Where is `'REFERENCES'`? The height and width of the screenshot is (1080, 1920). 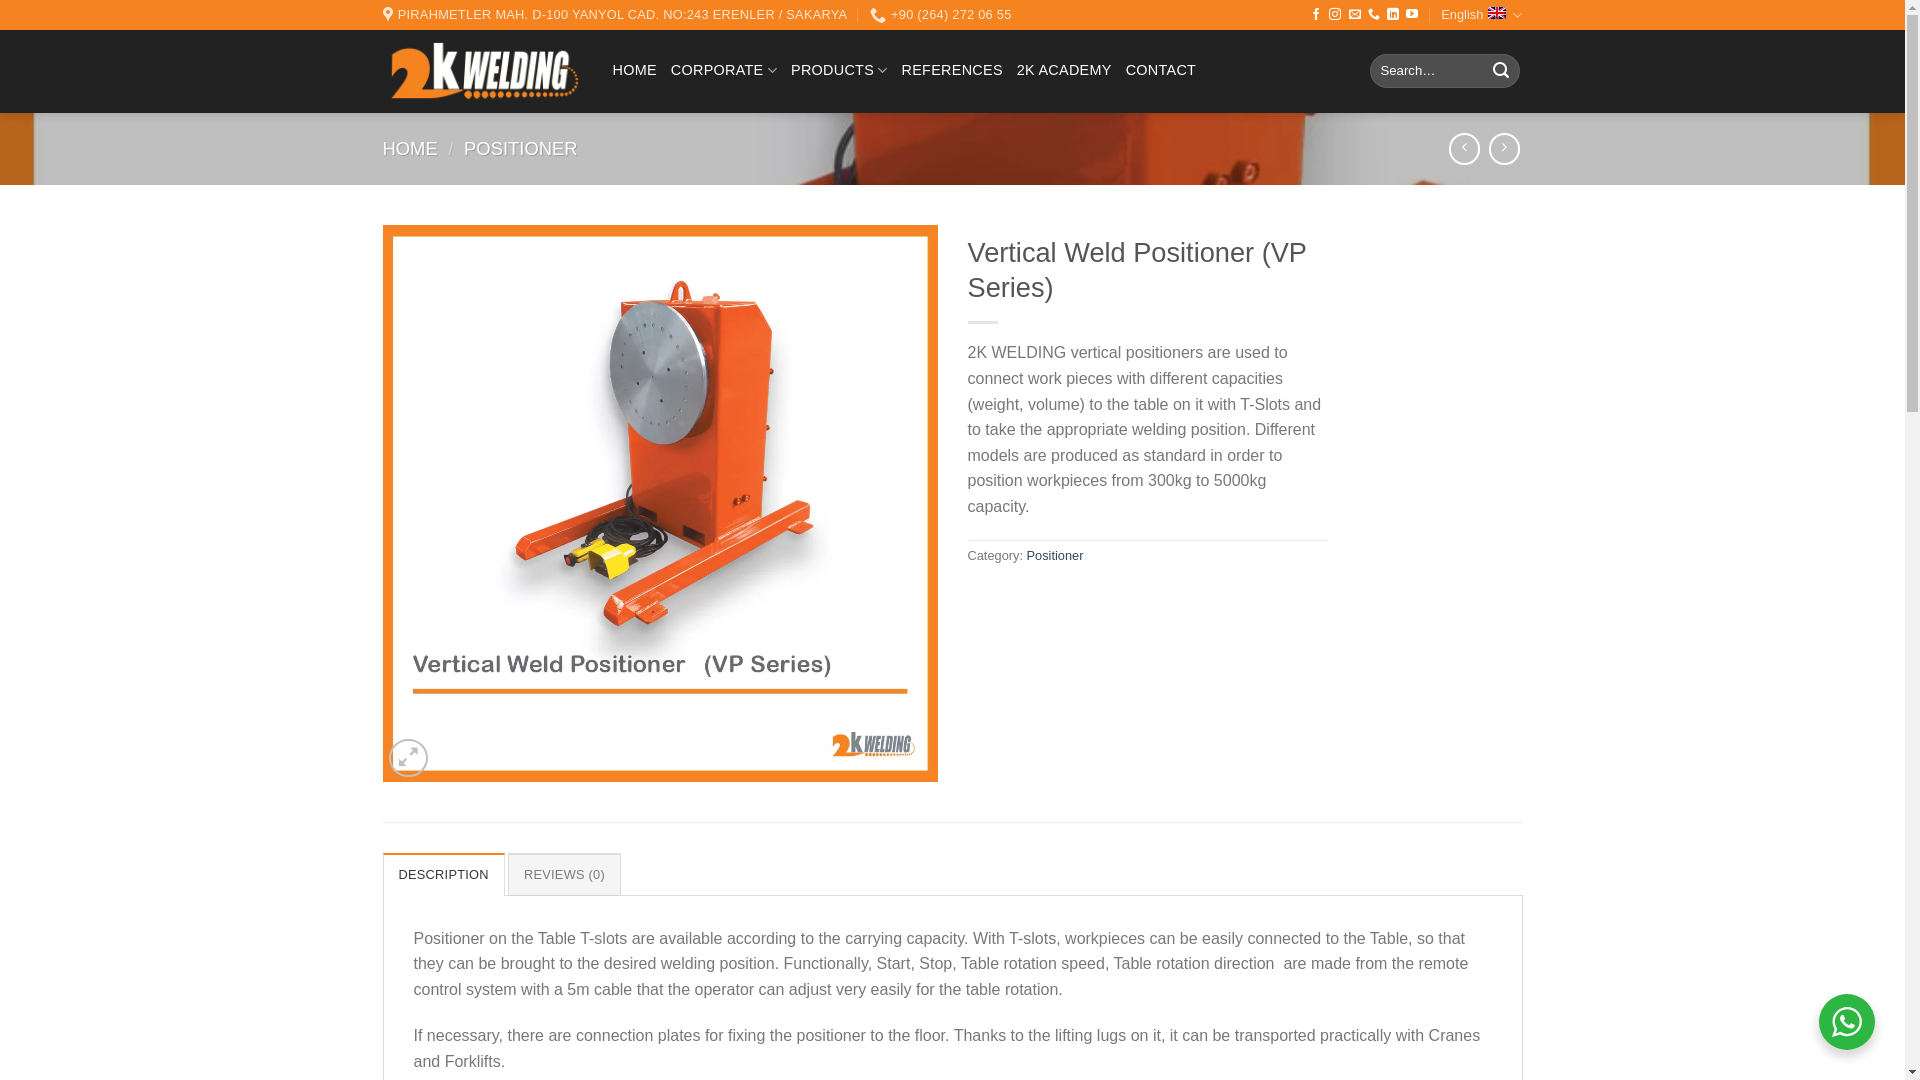 'REFERENCES' is located at coordinates (951, 69).